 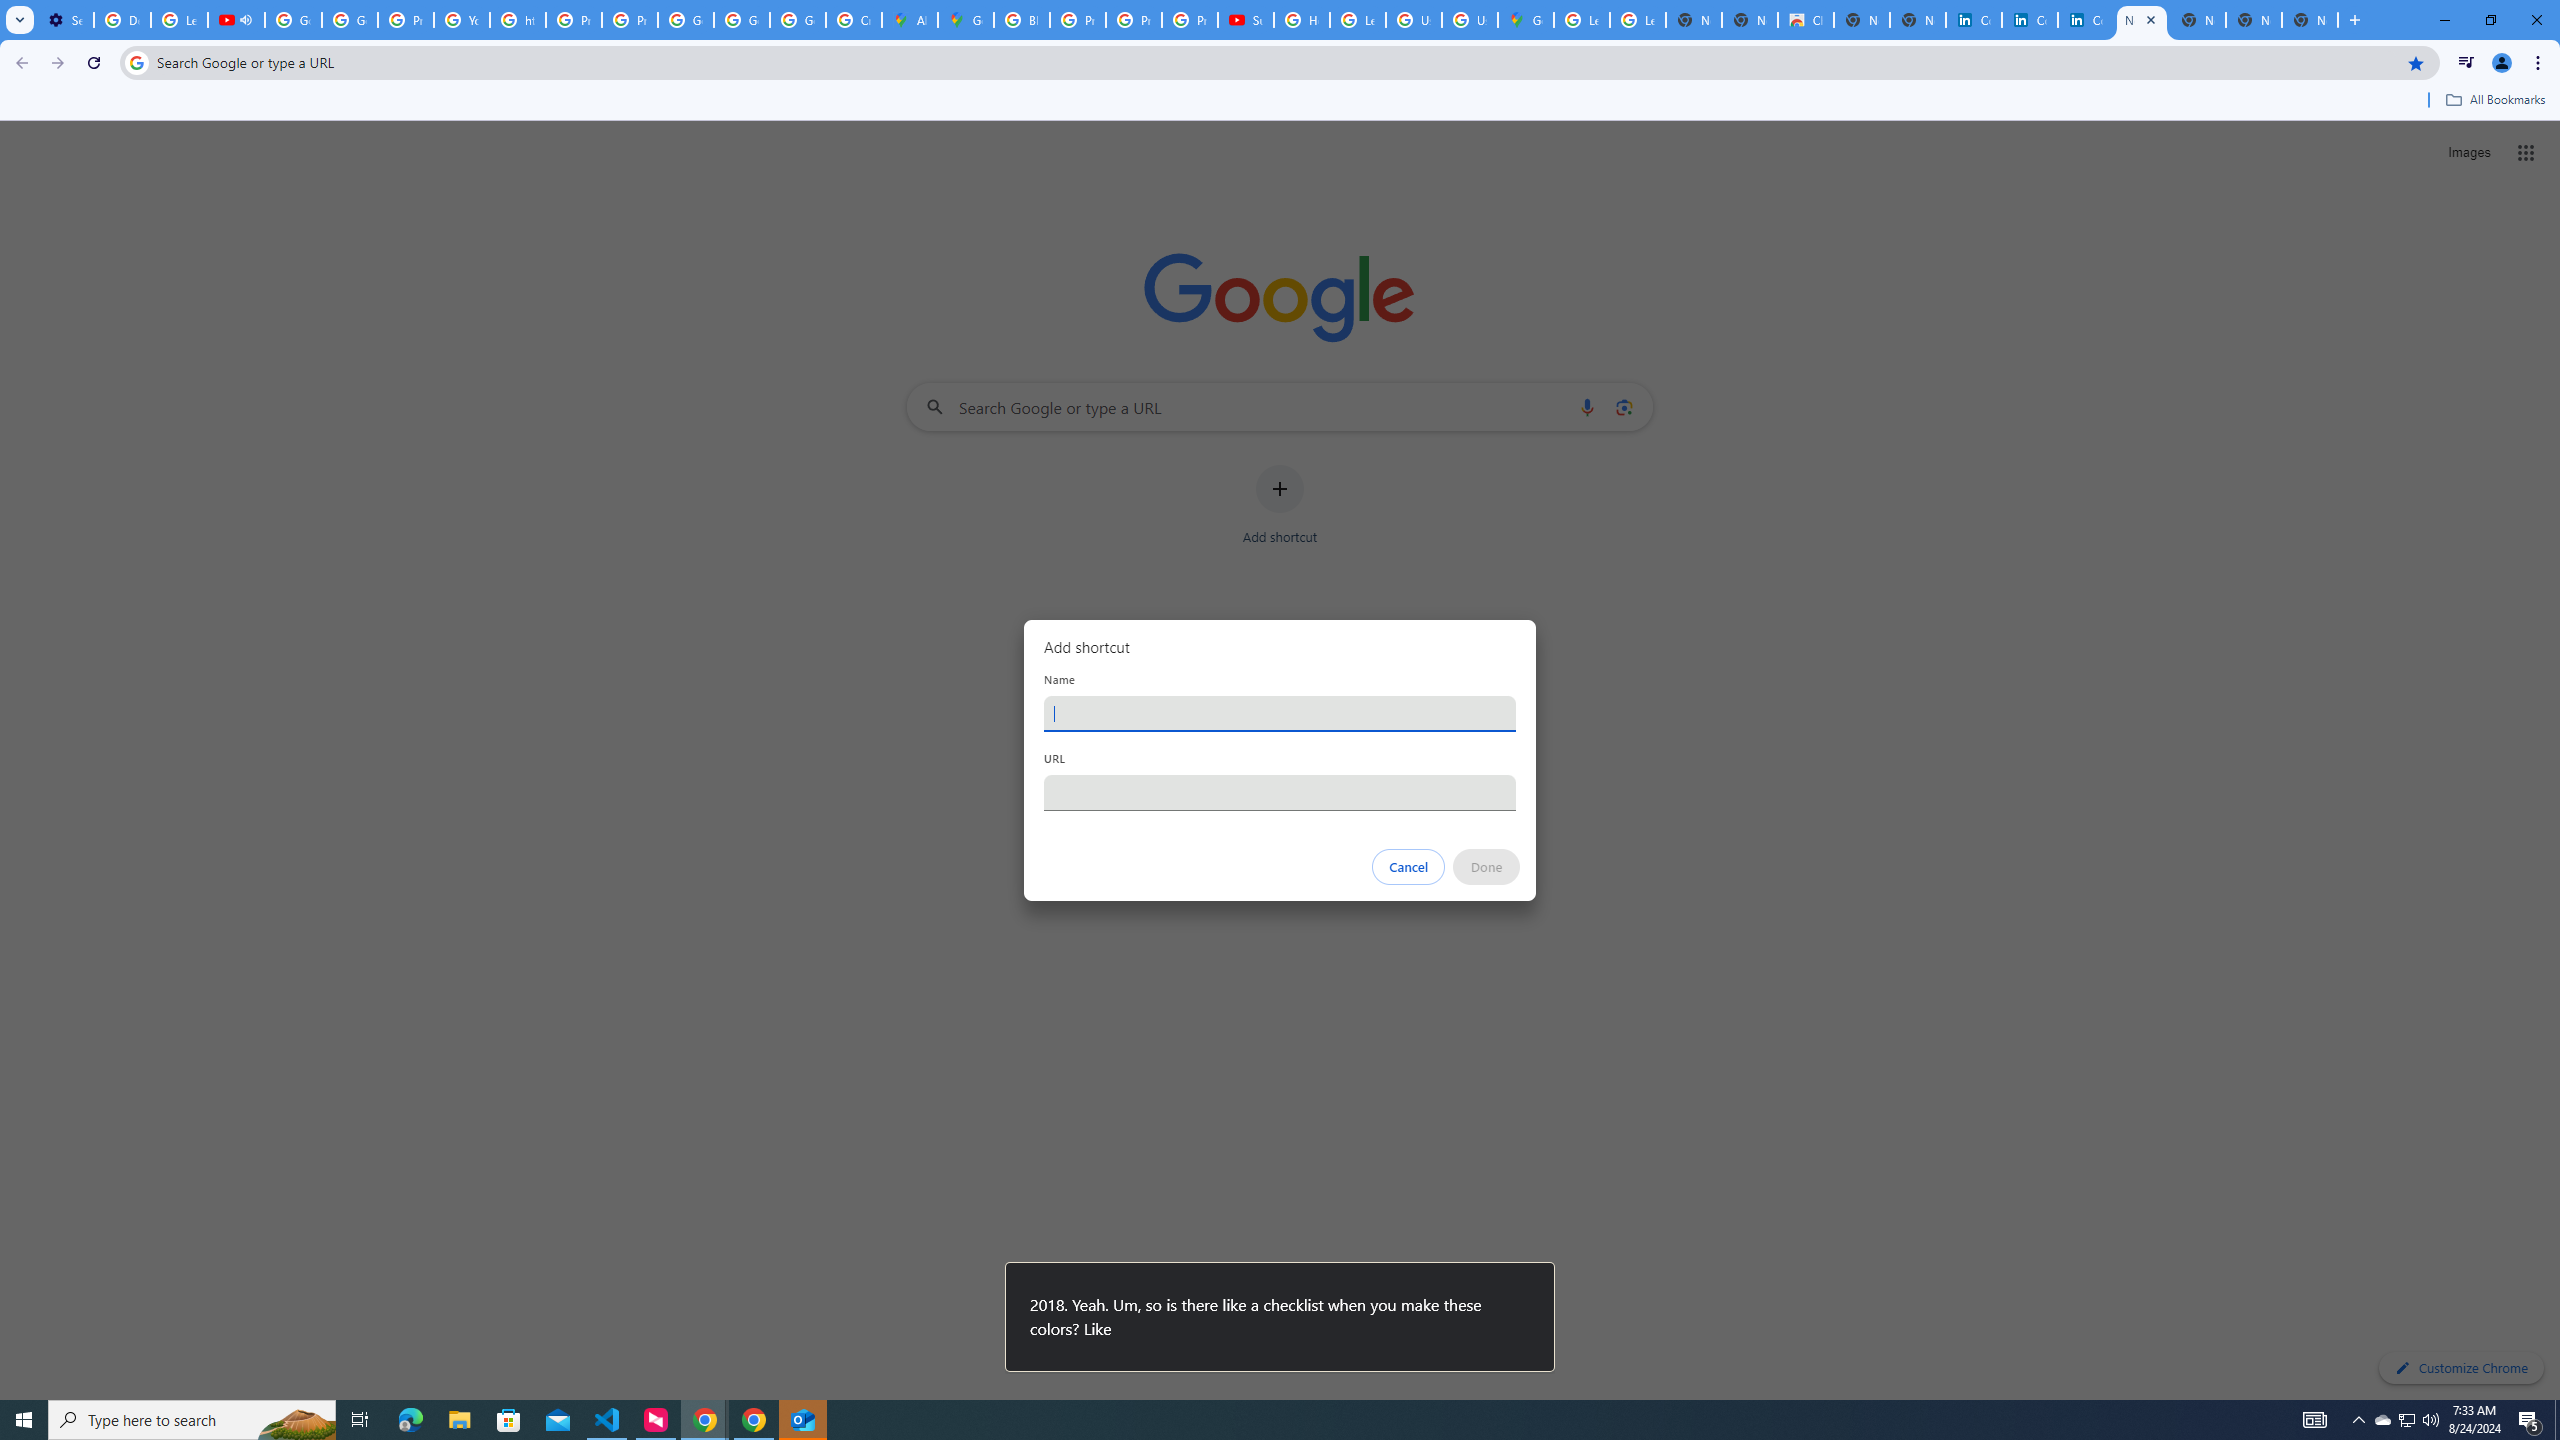 I want to click on 'Cancel', so click(x=1409, y=866).